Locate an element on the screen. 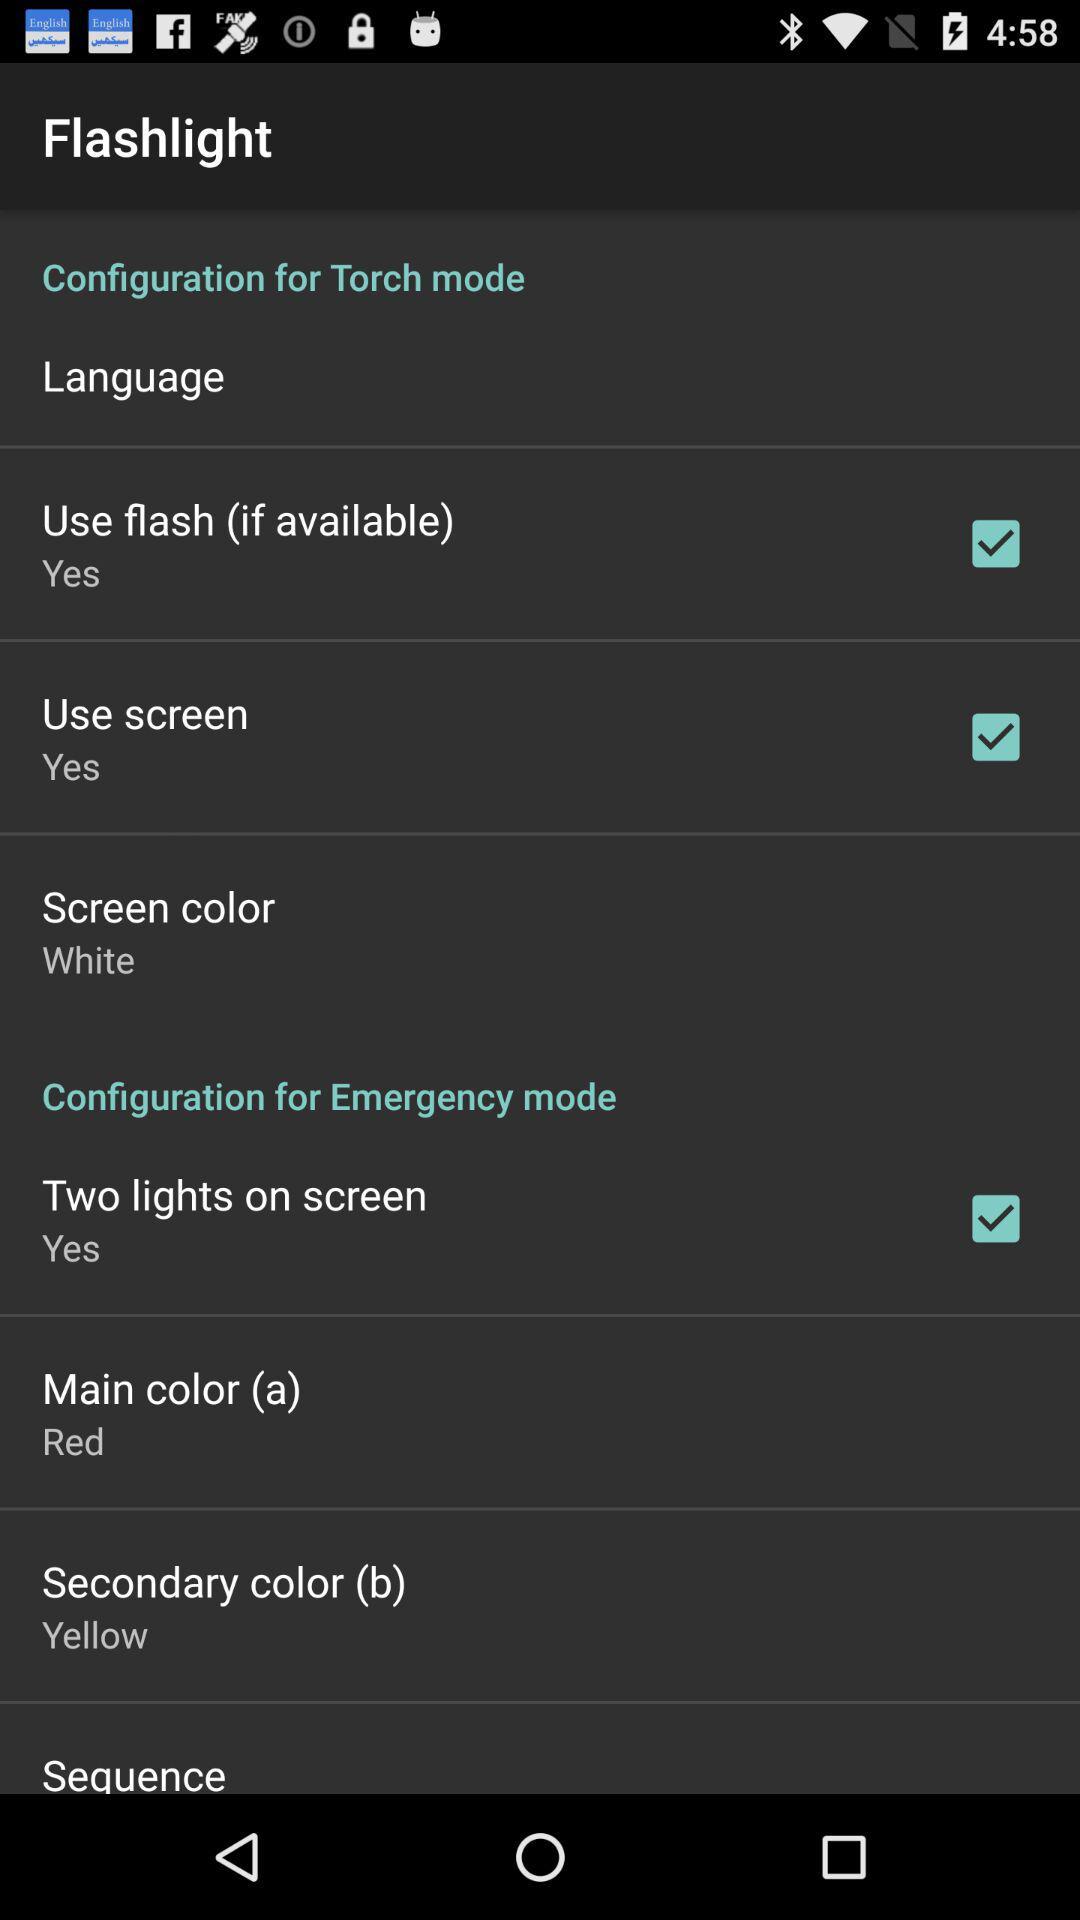 The height and width of the screenshot is (1920, 1080). the app above yes is located at coordinates (233, 1194).